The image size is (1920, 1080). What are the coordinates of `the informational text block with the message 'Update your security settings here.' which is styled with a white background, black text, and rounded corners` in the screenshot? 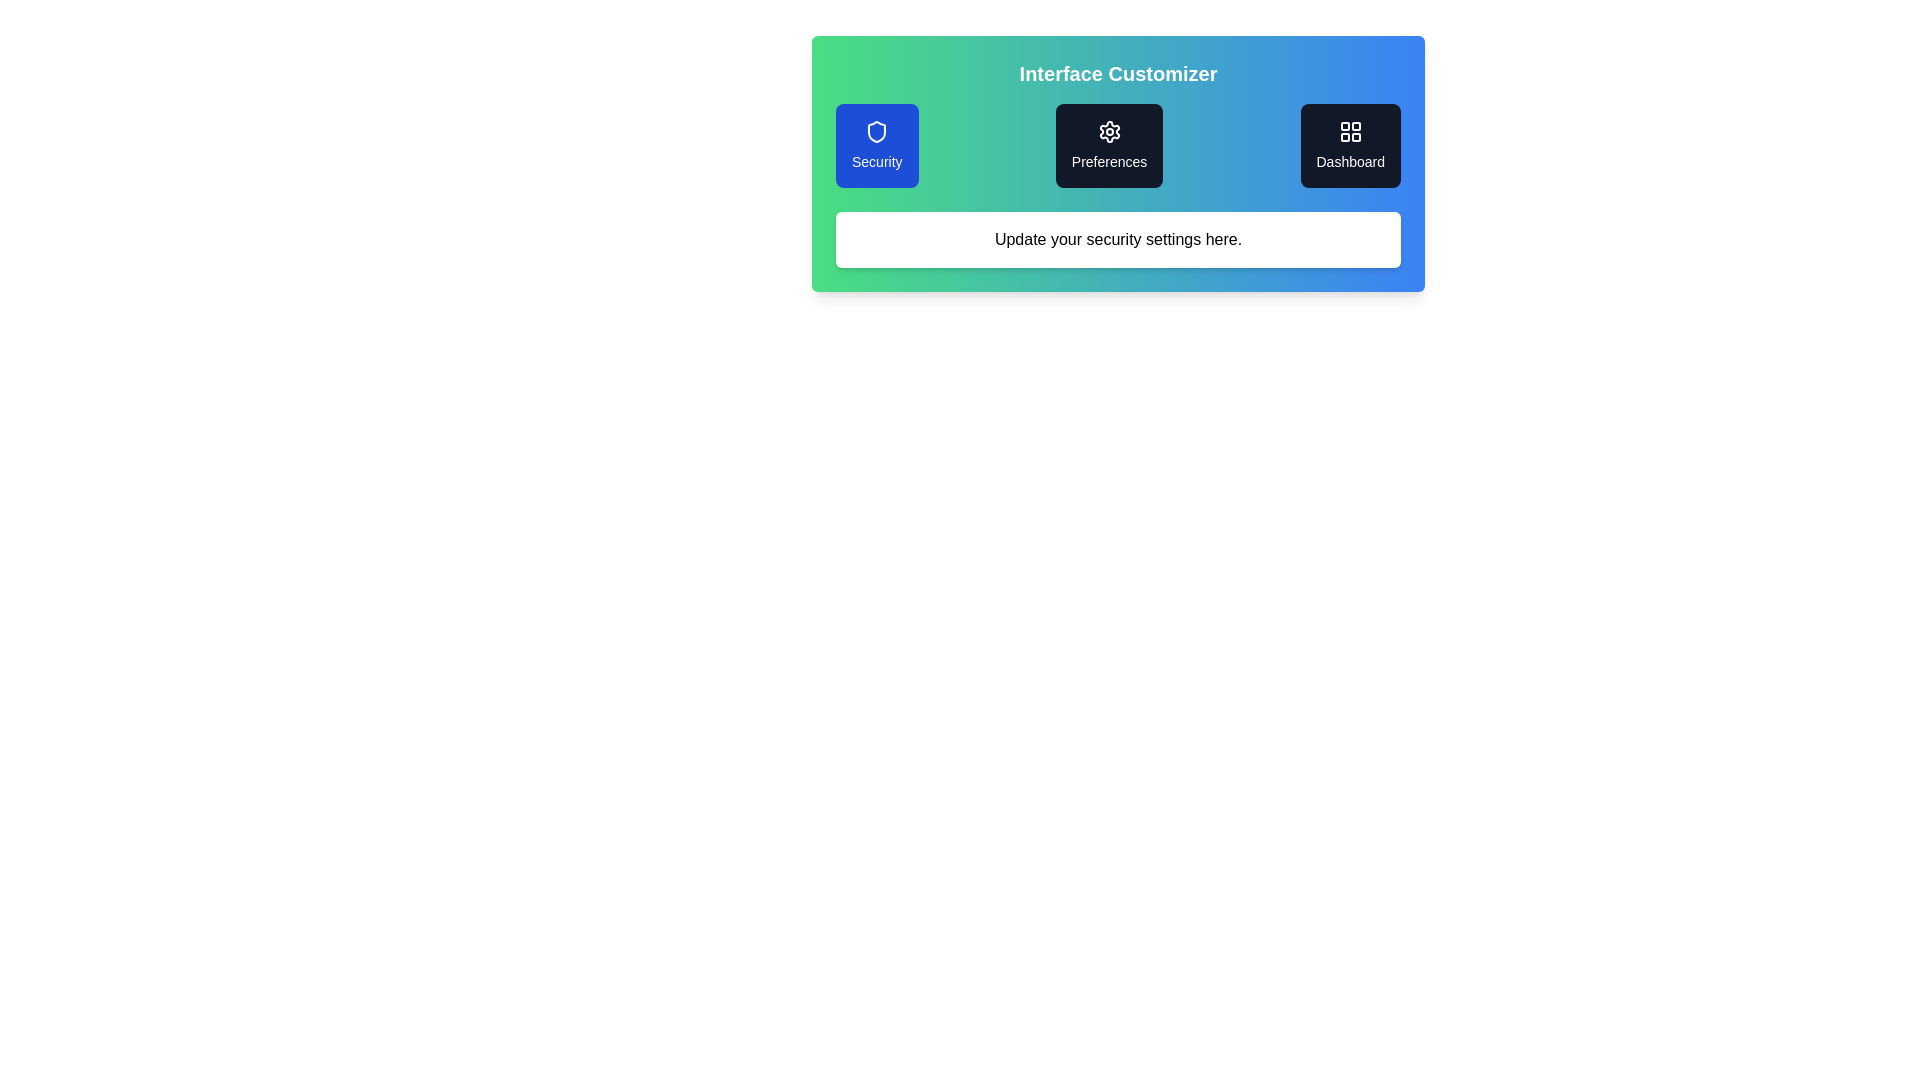 It's located at (1117, 238).